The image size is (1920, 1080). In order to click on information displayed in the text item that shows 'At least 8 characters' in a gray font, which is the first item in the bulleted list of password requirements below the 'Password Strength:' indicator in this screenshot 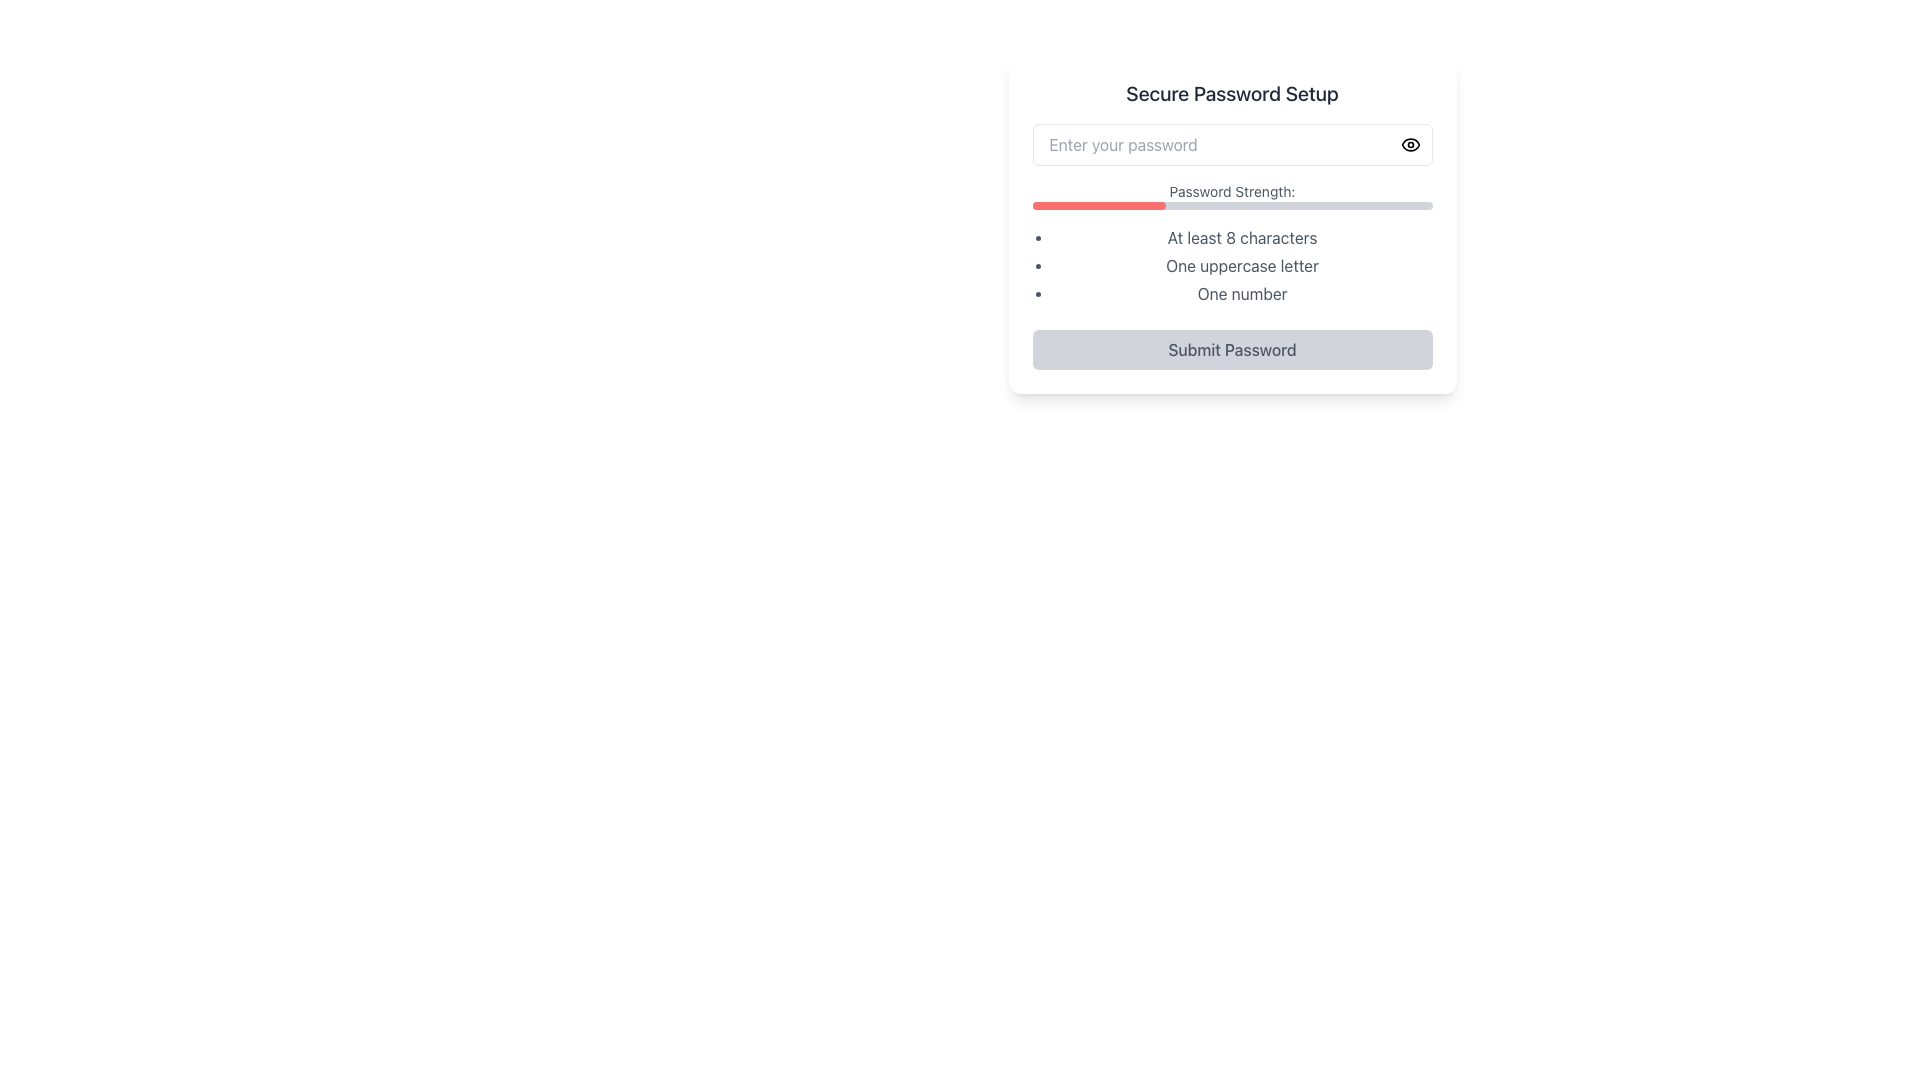, I will do `click(1241, 237)`.